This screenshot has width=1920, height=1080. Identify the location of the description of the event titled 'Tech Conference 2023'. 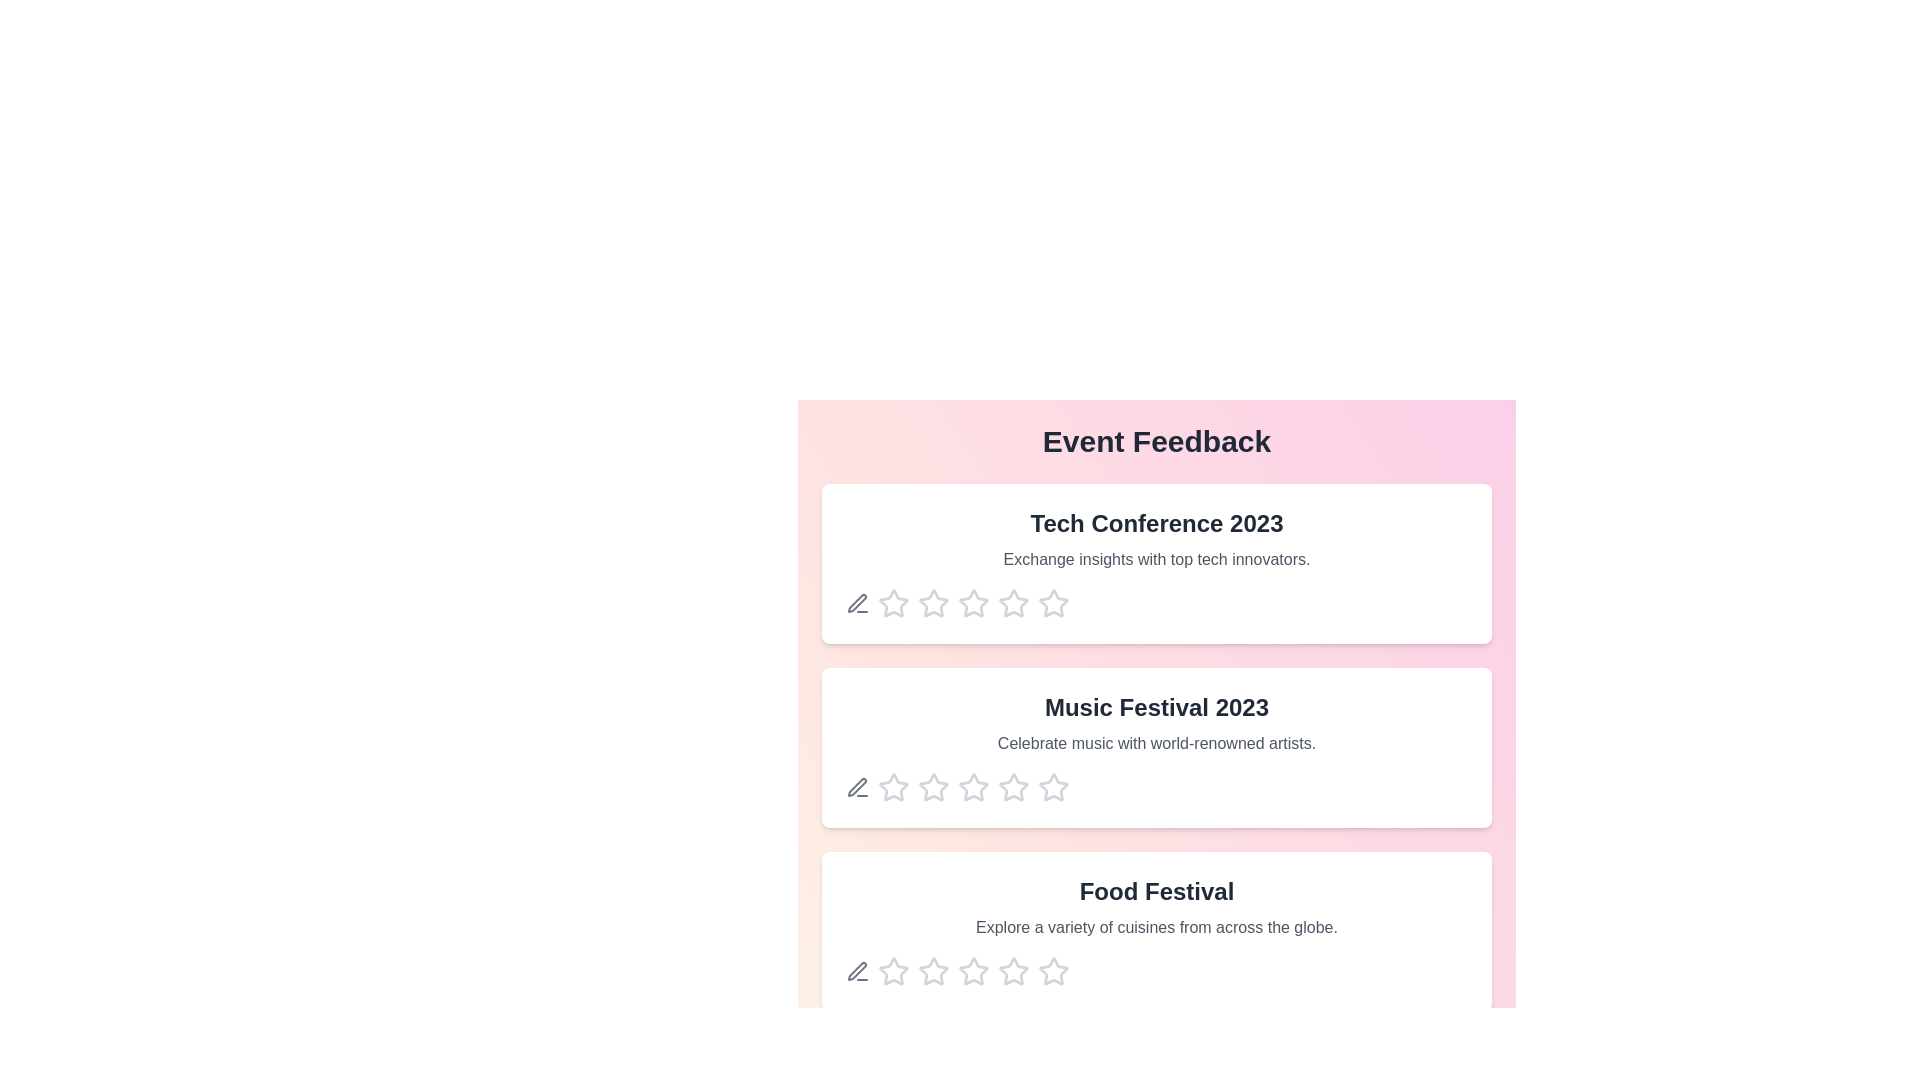
(1156, 563).